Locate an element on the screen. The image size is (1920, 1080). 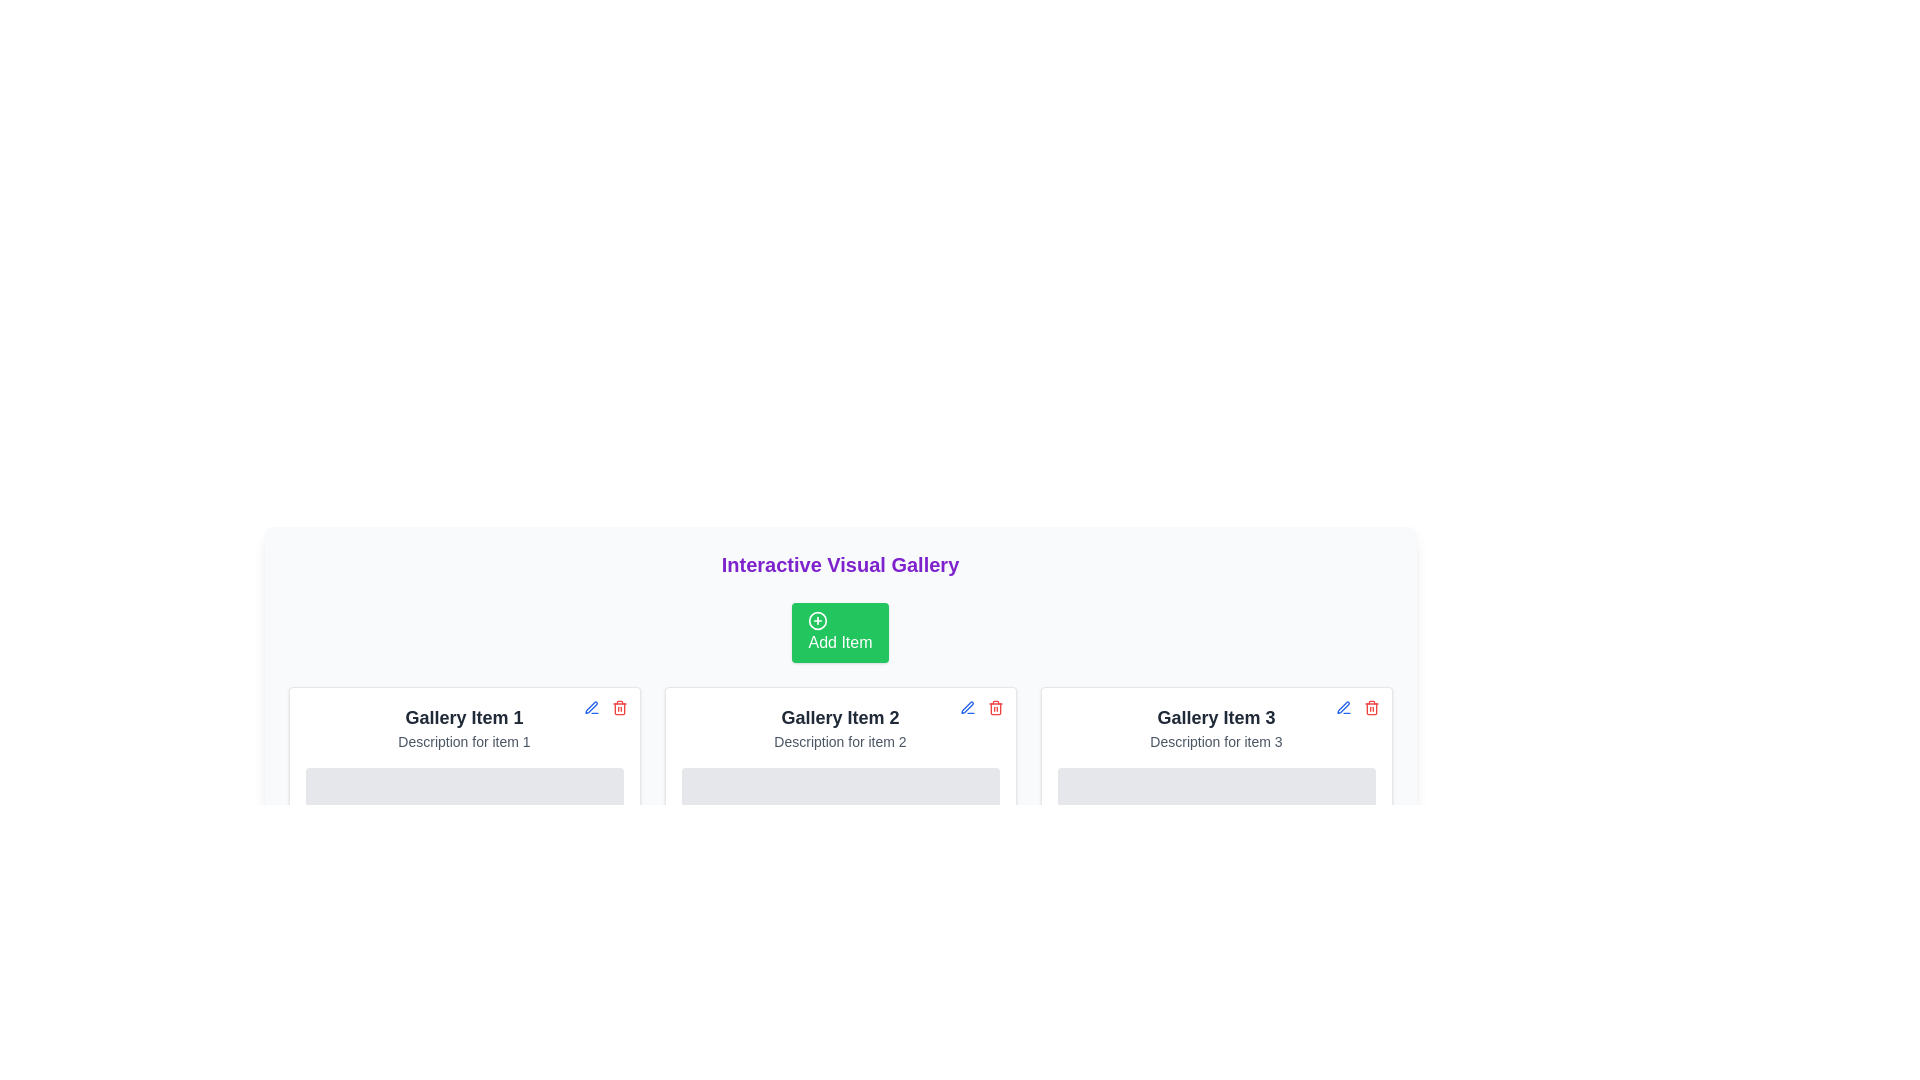
the delete icon located at the top-right corner of the card representing 'Gallery Item 2' to initiate the deletion process is located at coordinates (995, 707).